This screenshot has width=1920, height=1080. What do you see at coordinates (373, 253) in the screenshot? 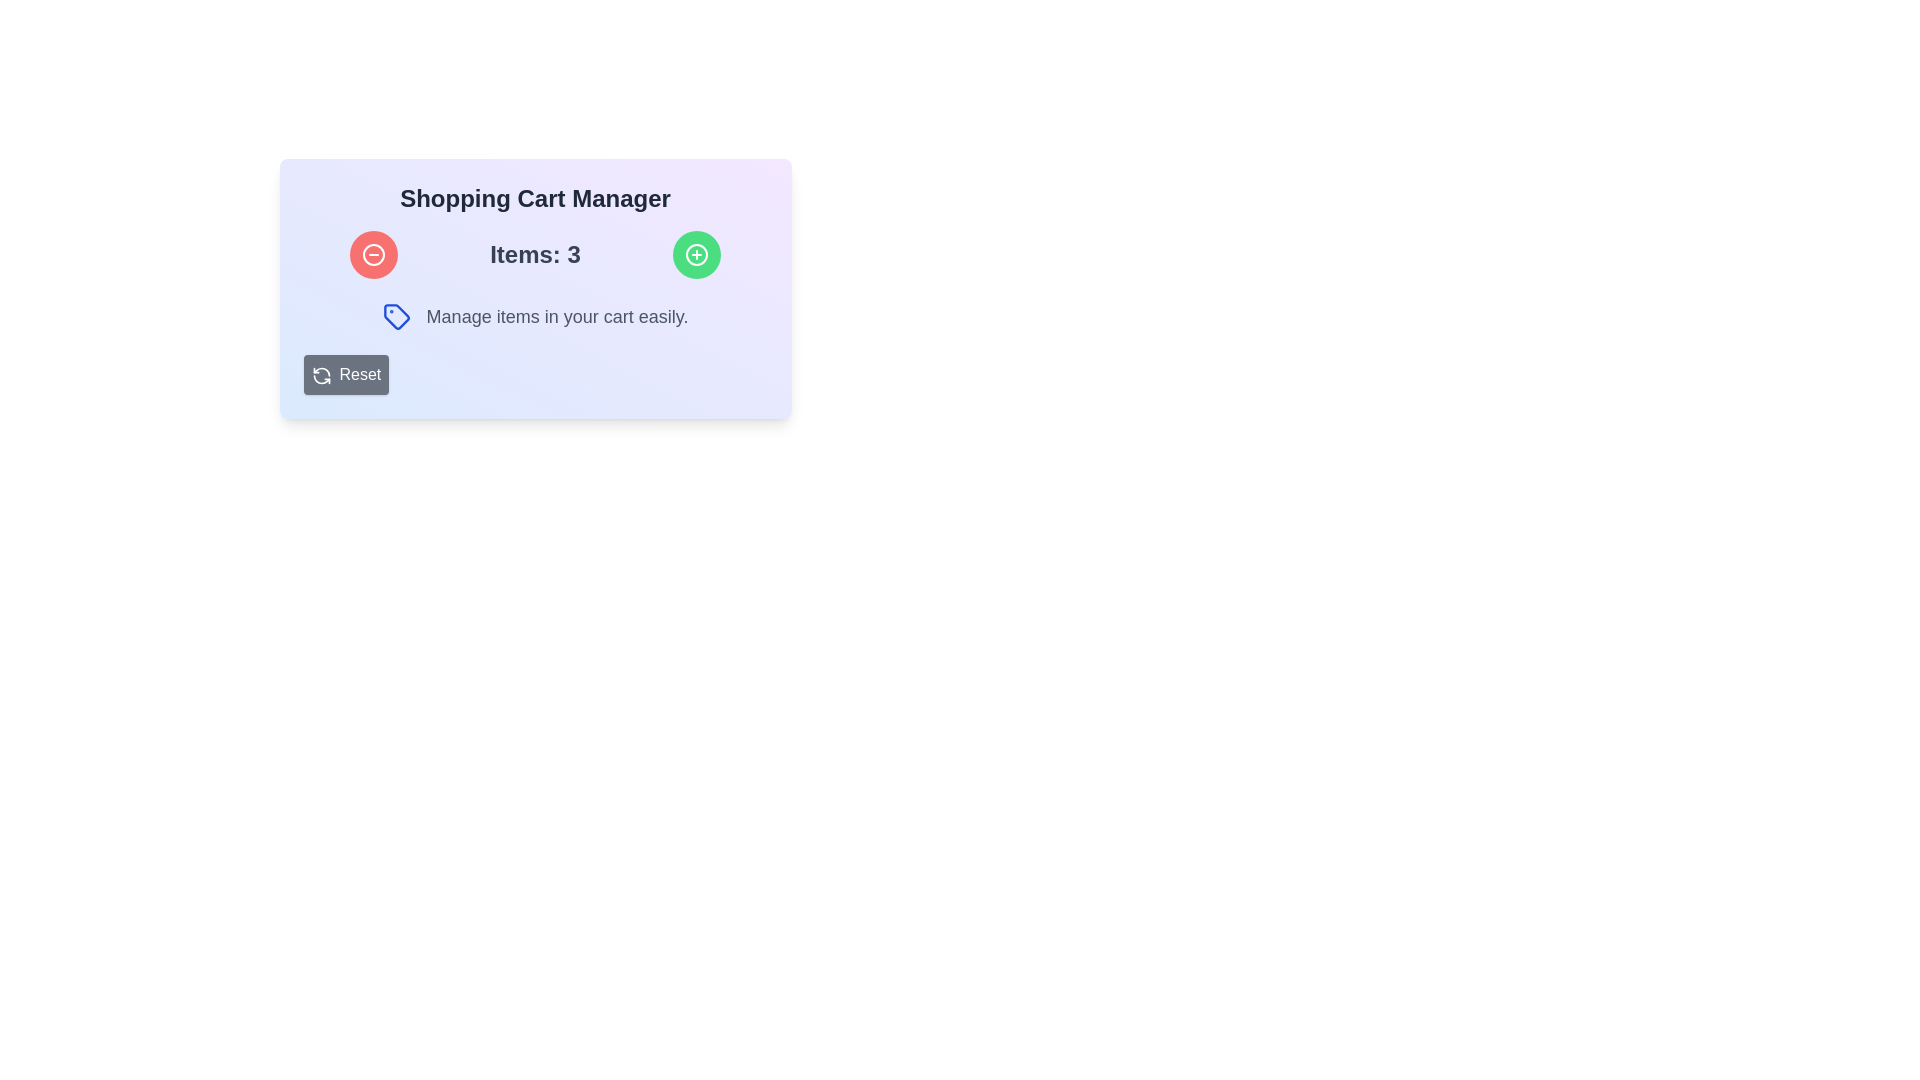
I see `the red circular button with a '-' symbol to decrease the count` at bounding box center [373, 253].